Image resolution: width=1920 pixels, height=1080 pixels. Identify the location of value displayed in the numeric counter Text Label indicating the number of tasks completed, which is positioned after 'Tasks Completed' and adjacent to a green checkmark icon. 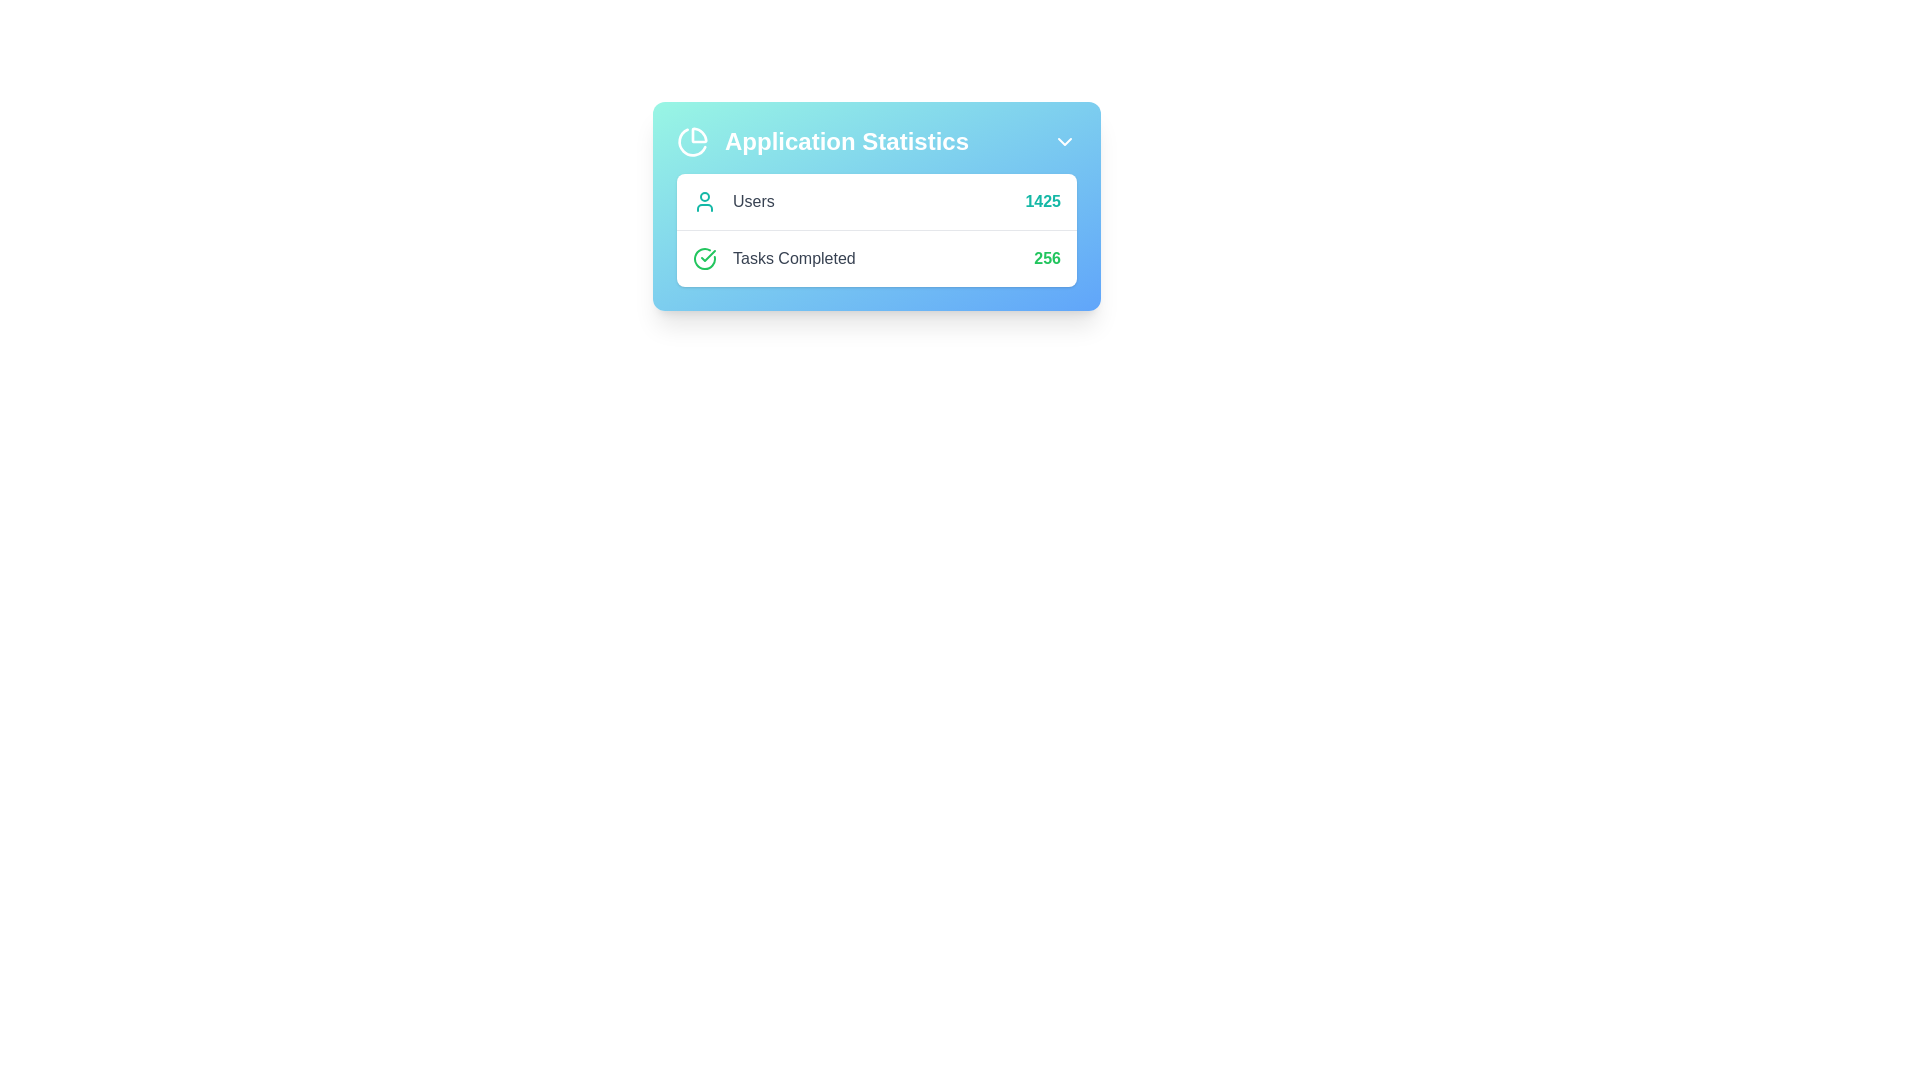
(1046, 257).